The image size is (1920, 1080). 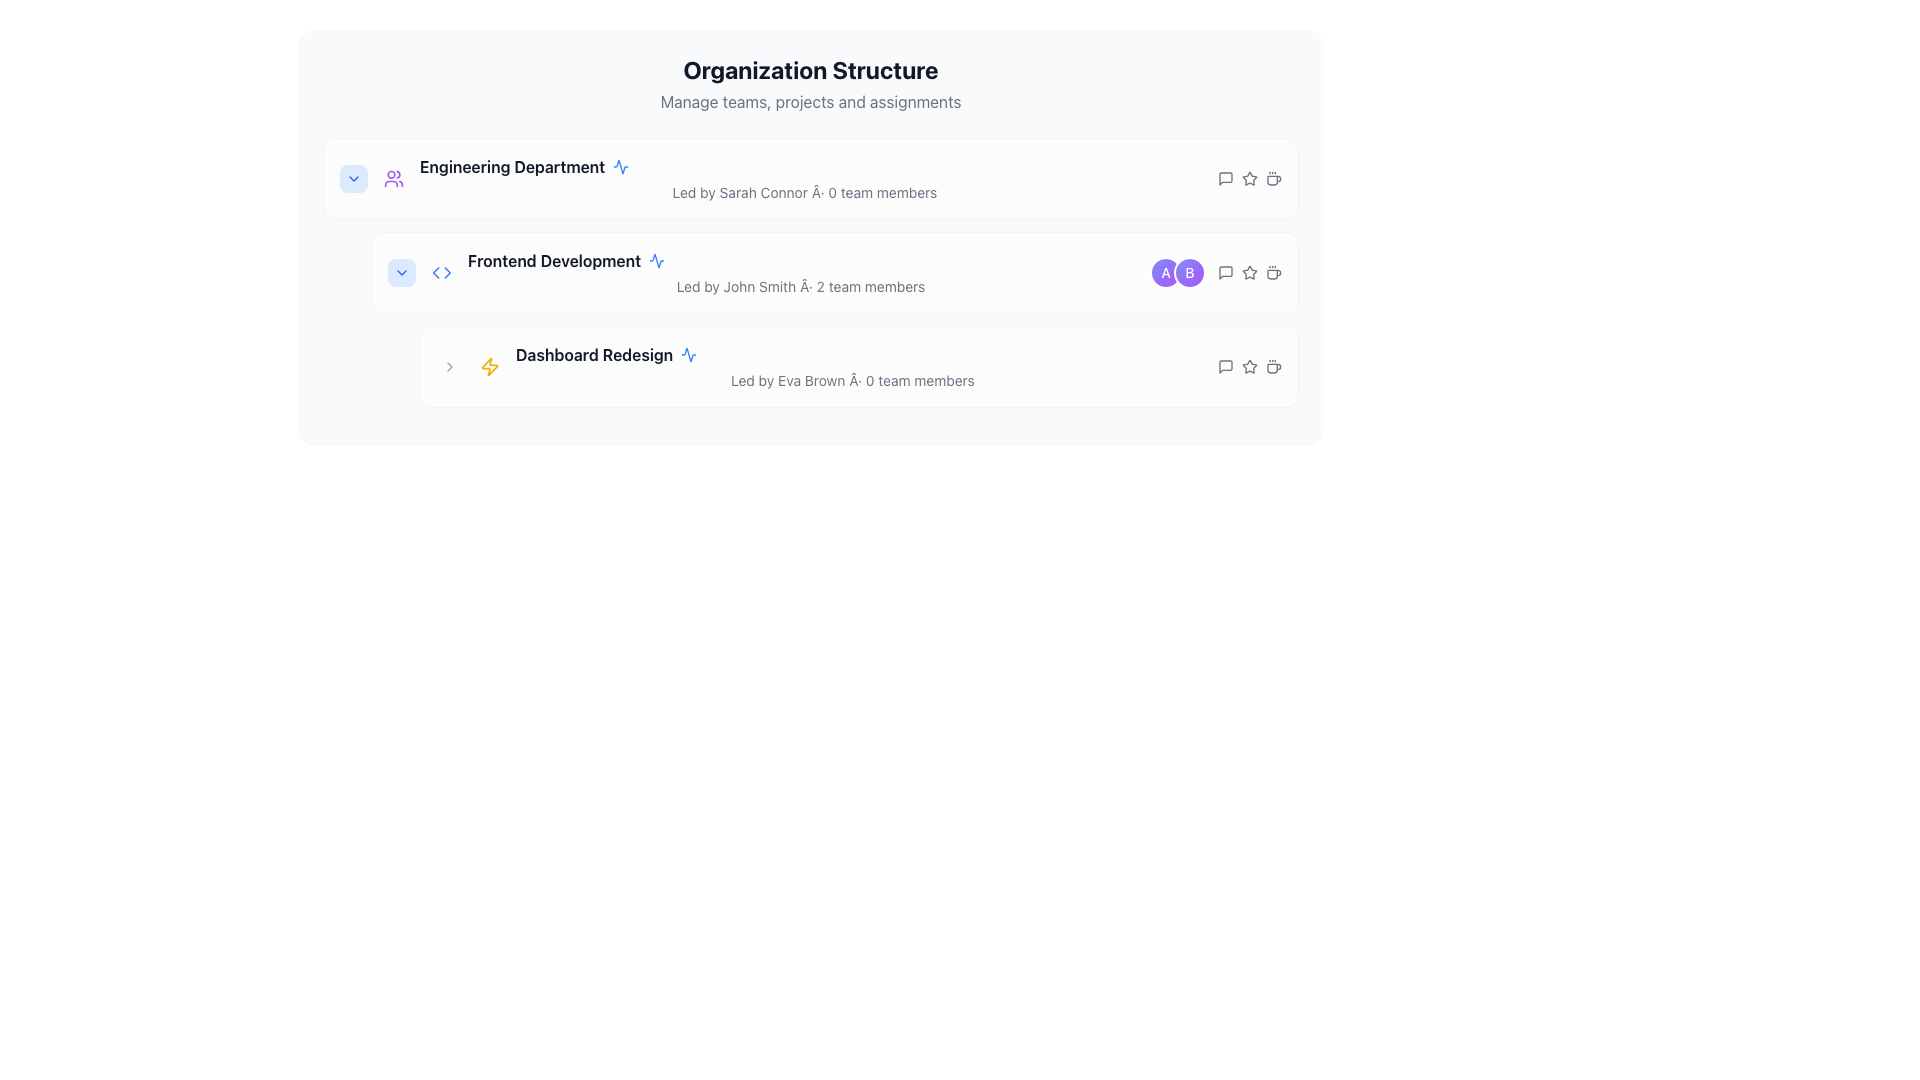 What do you see at coordinates (1224, 177) in the screenshot?
I see `the messaging or comments SVG icon located on the right side of the 'Engineering Department' section for keyboard interactions` at bounding box center [1224, 177].